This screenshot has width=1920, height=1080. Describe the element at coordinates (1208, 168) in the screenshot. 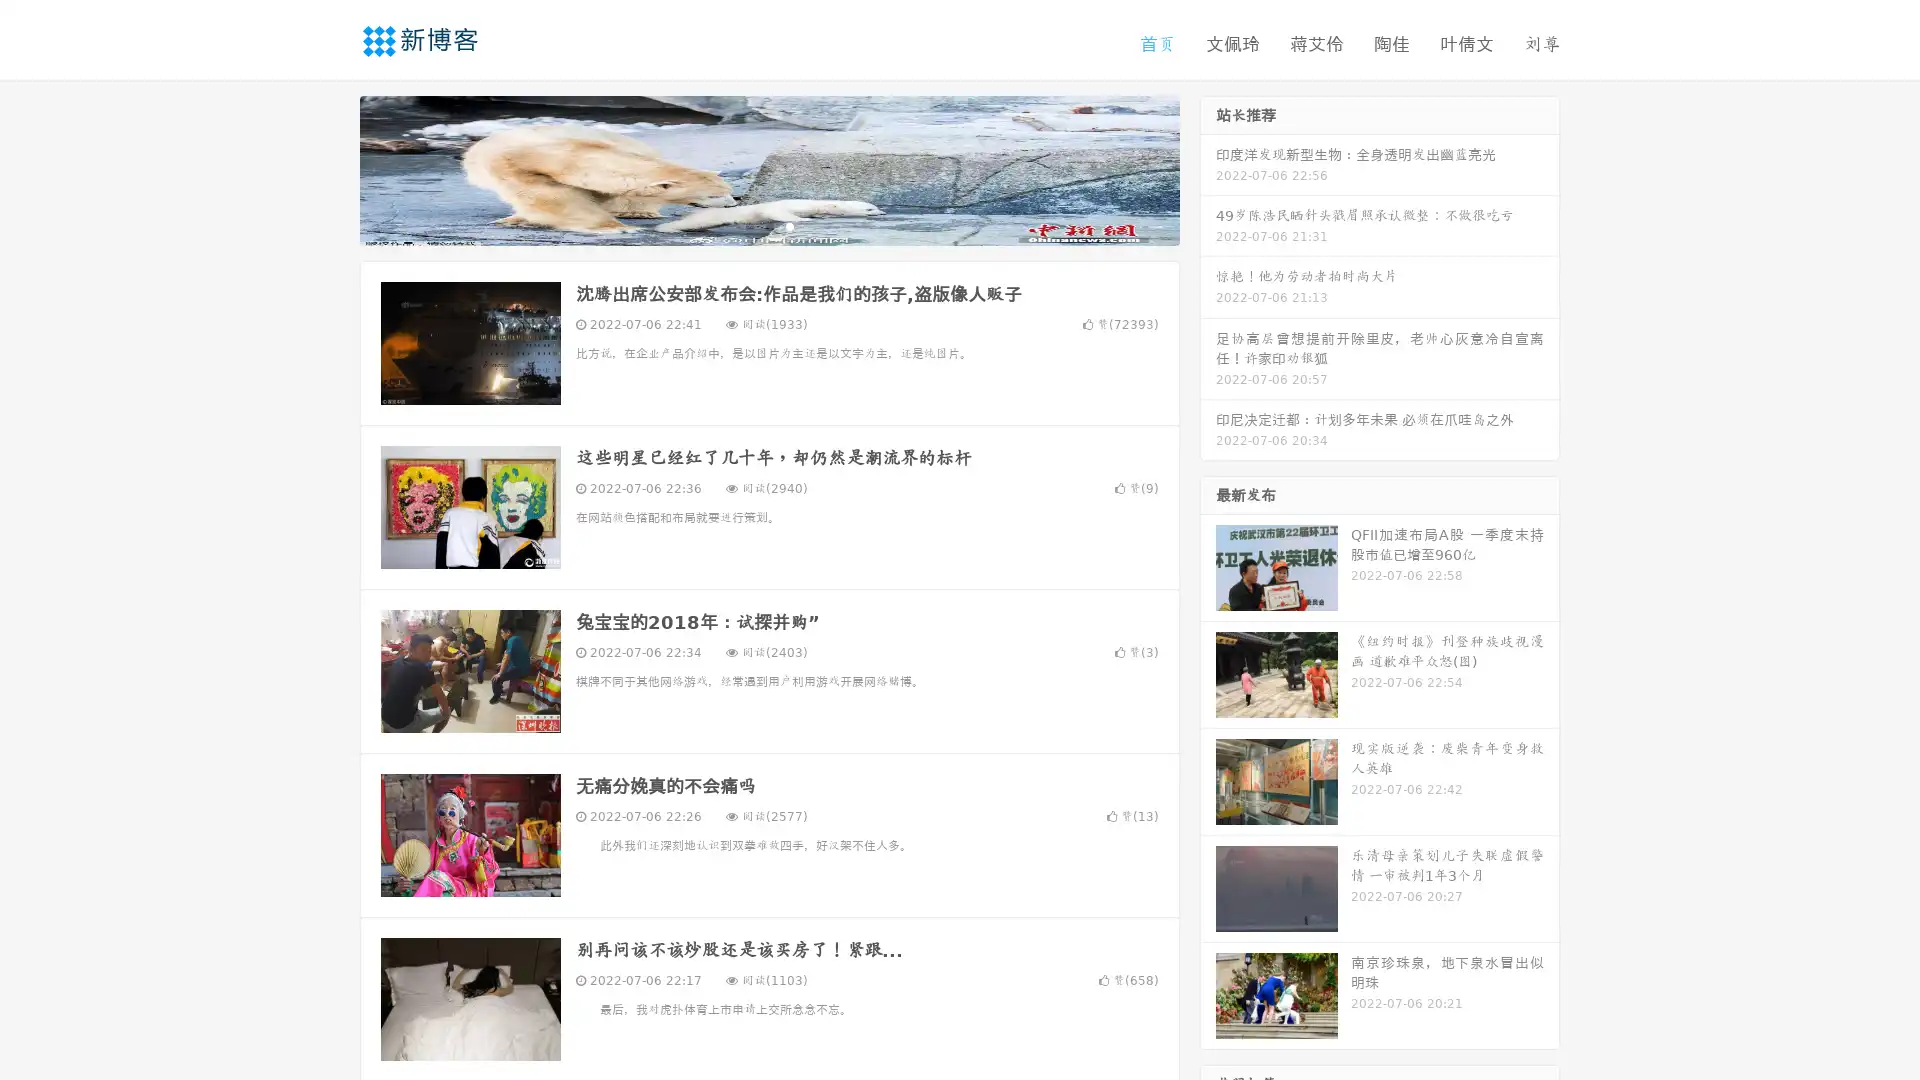

I see `Next slide` at that location.